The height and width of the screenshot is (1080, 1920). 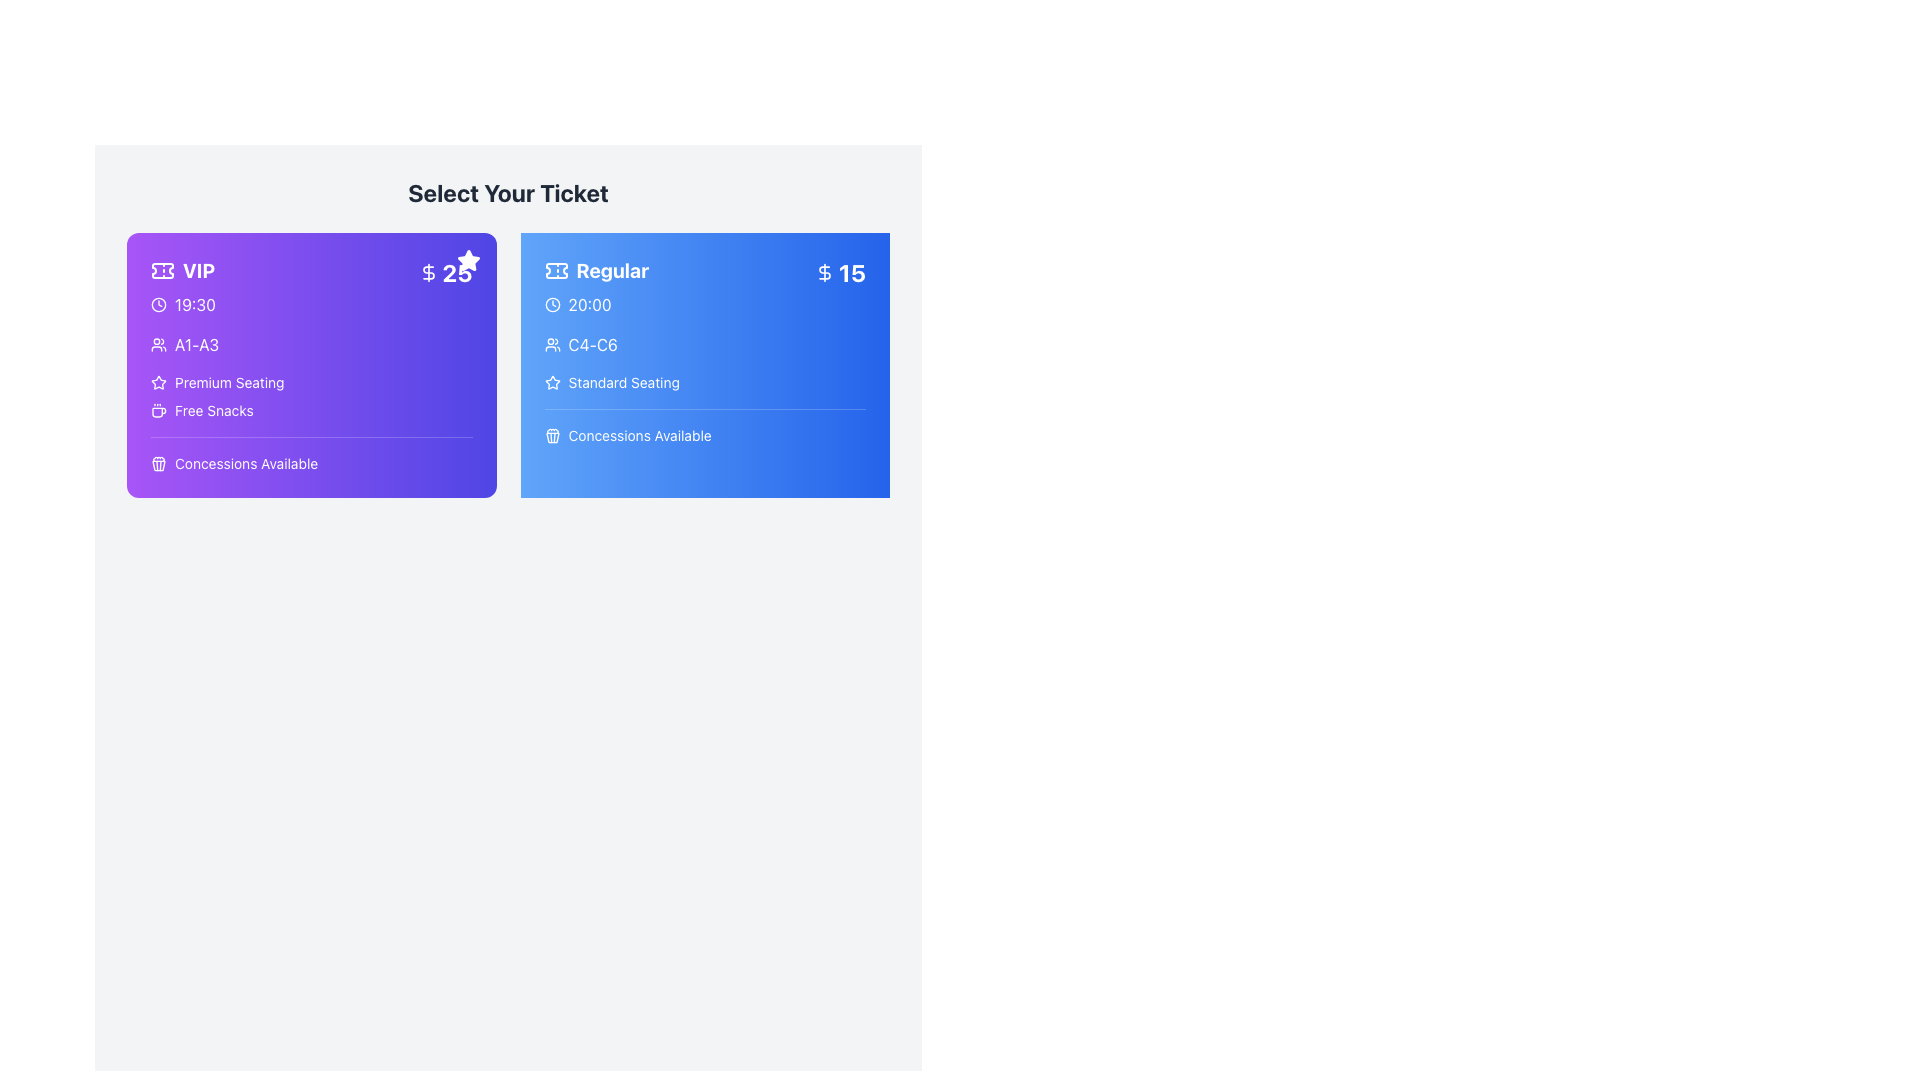 I want to click on the group icon located on the left side of the 'A1-A3' text within the top-left section of the purple card labeled 'VIP', so click(x=157, y=343).